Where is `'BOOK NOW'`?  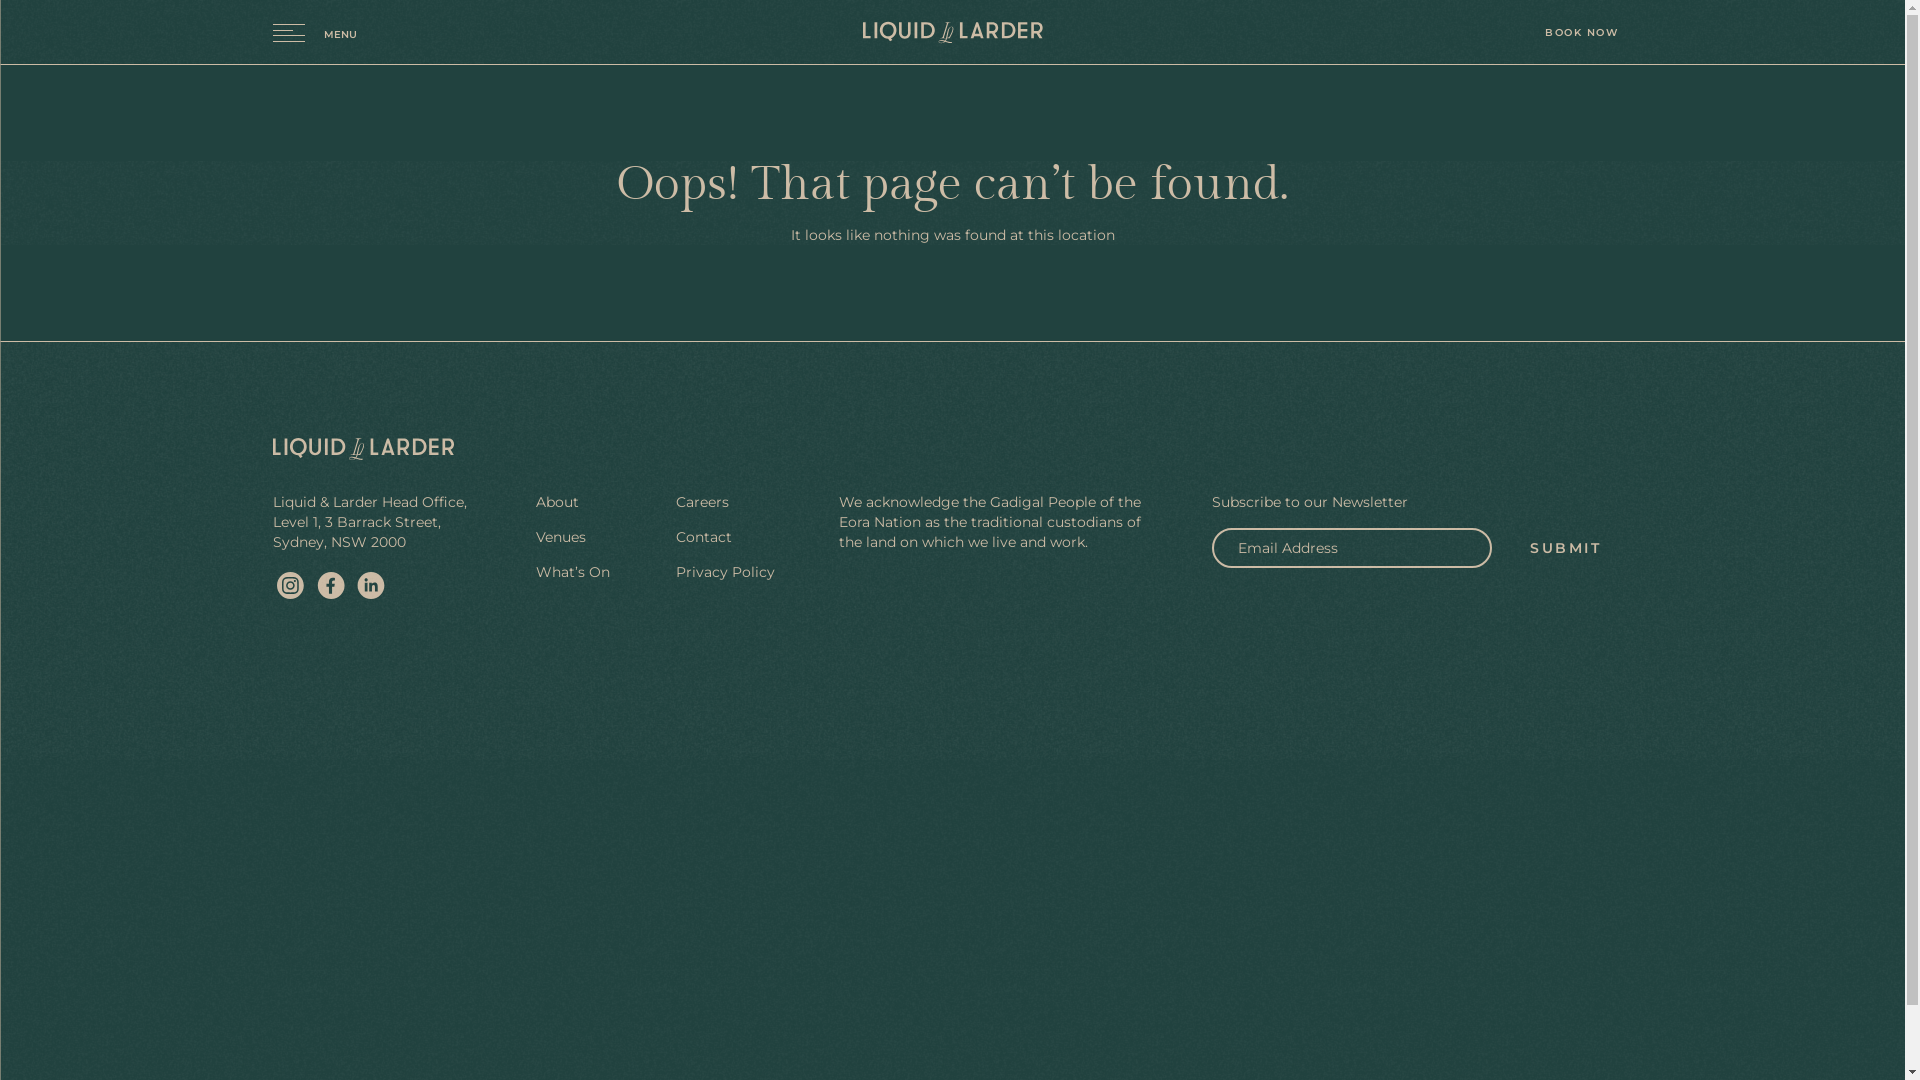
'BOOK NOW' is located at coordinates (1579, 31).